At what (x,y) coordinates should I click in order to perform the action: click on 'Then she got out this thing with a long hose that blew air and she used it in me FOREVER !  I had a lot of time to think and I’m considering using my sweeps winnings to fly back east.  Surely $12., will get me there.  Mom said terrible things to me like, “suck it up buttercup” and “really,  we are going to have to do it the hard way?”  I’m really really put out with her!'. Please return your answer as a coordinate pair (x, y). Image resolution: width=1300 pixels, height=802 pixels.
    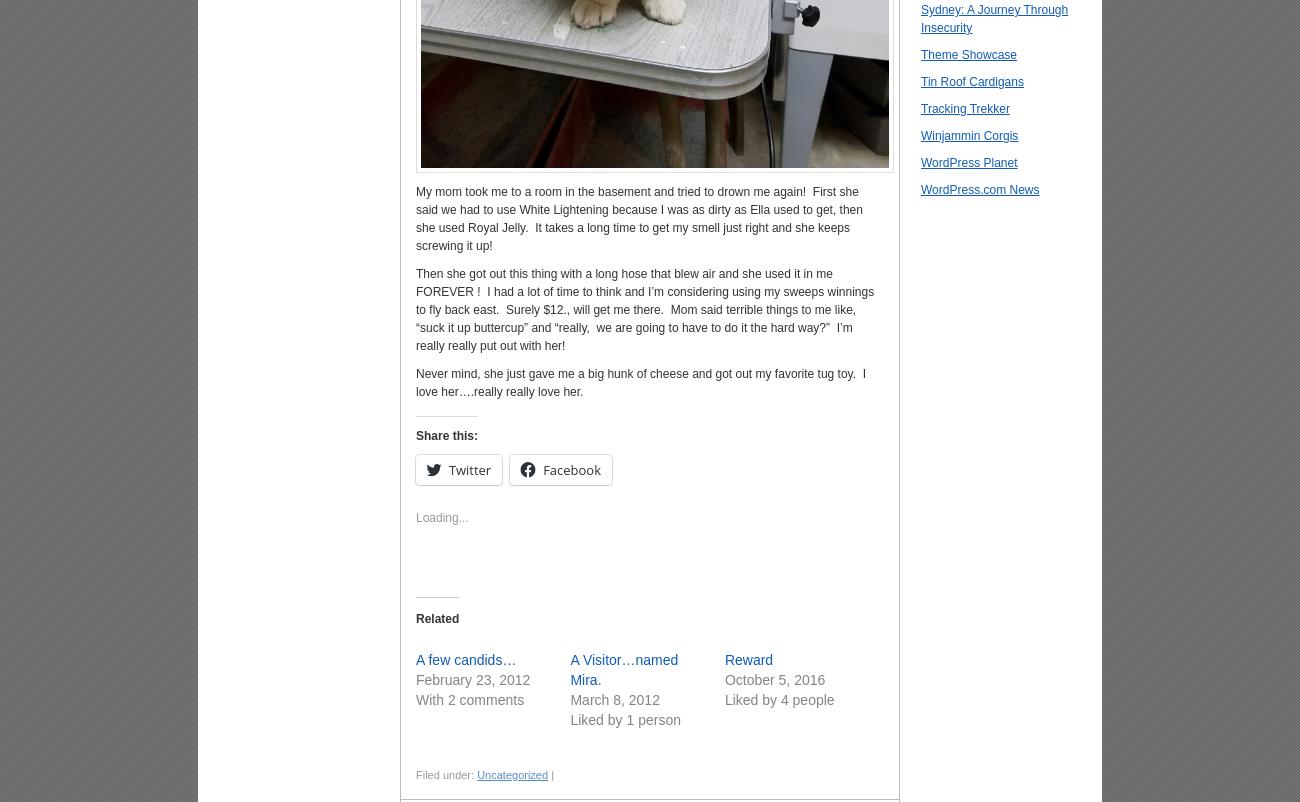
    Looking at the image, I should click on (645, 308).